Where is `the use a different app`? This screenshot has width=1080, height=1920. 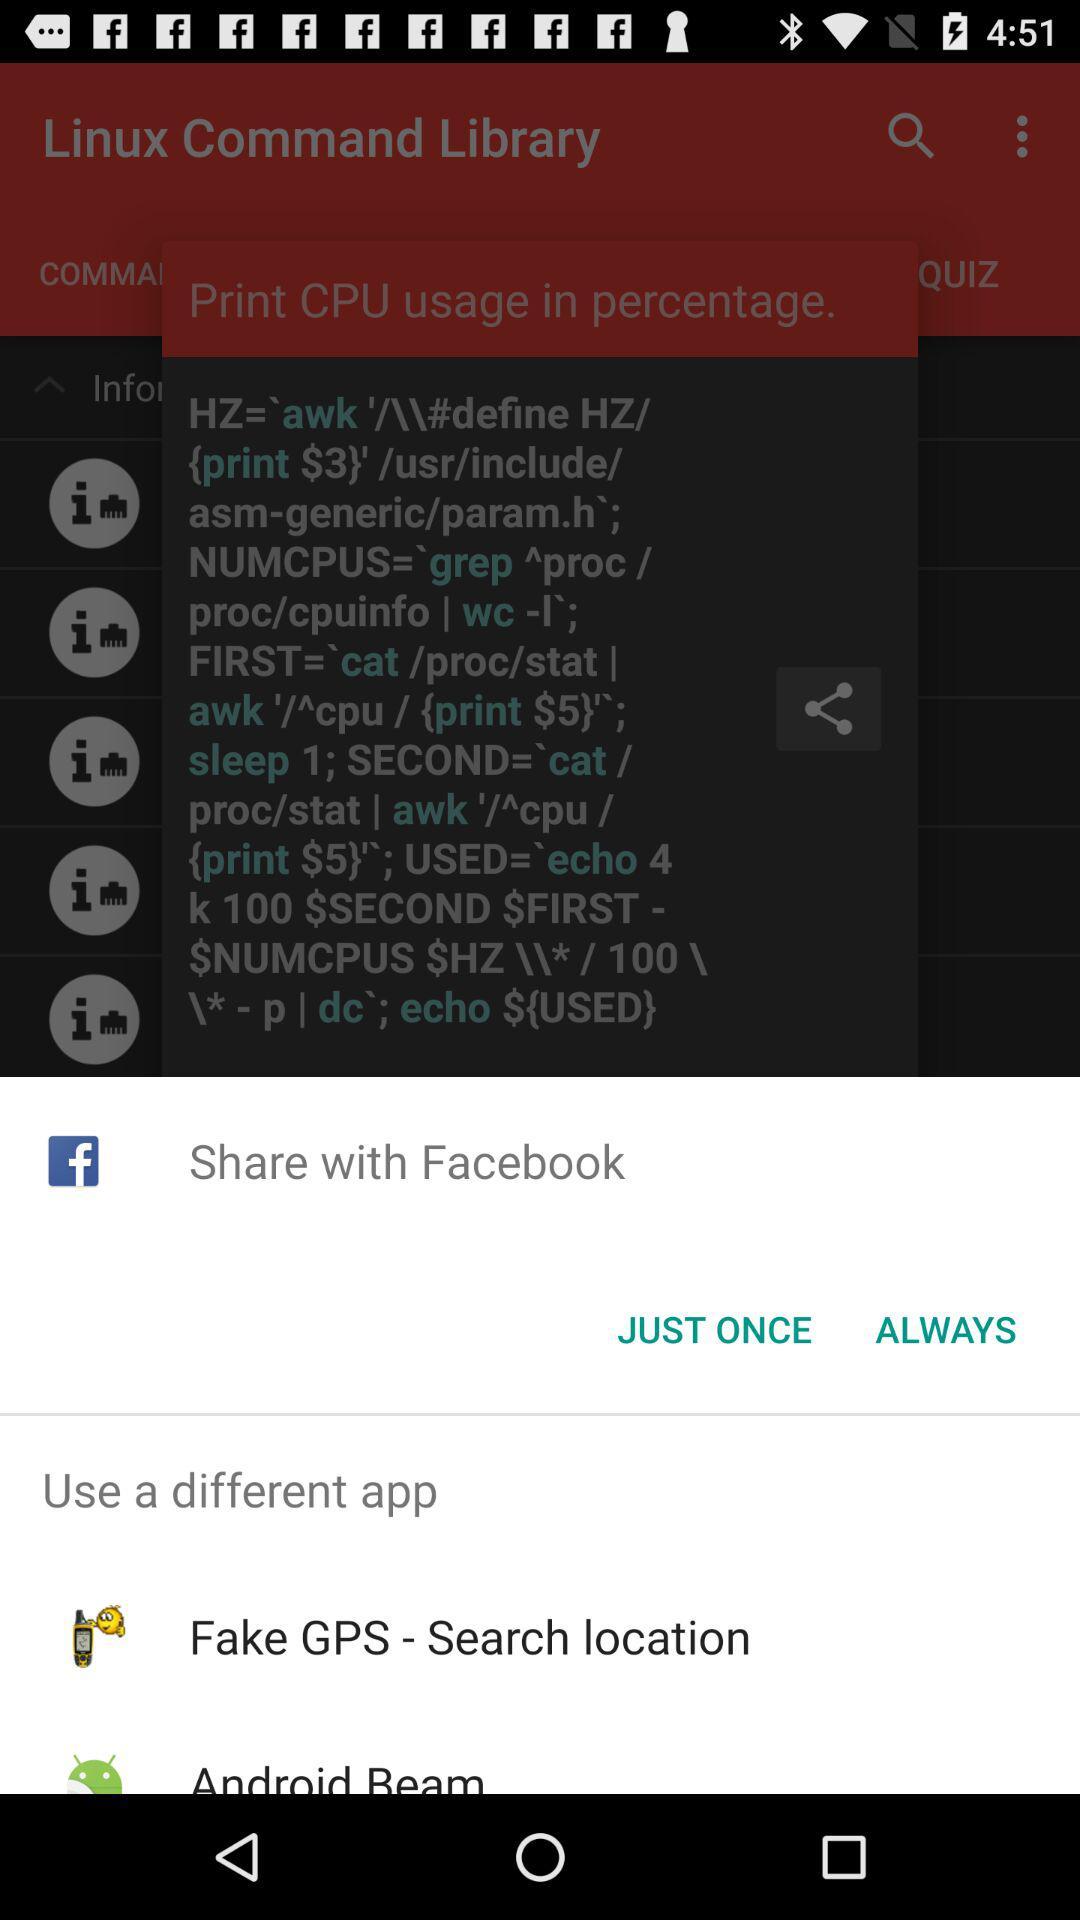
the use a different app is located at coordinates (540, 1489).